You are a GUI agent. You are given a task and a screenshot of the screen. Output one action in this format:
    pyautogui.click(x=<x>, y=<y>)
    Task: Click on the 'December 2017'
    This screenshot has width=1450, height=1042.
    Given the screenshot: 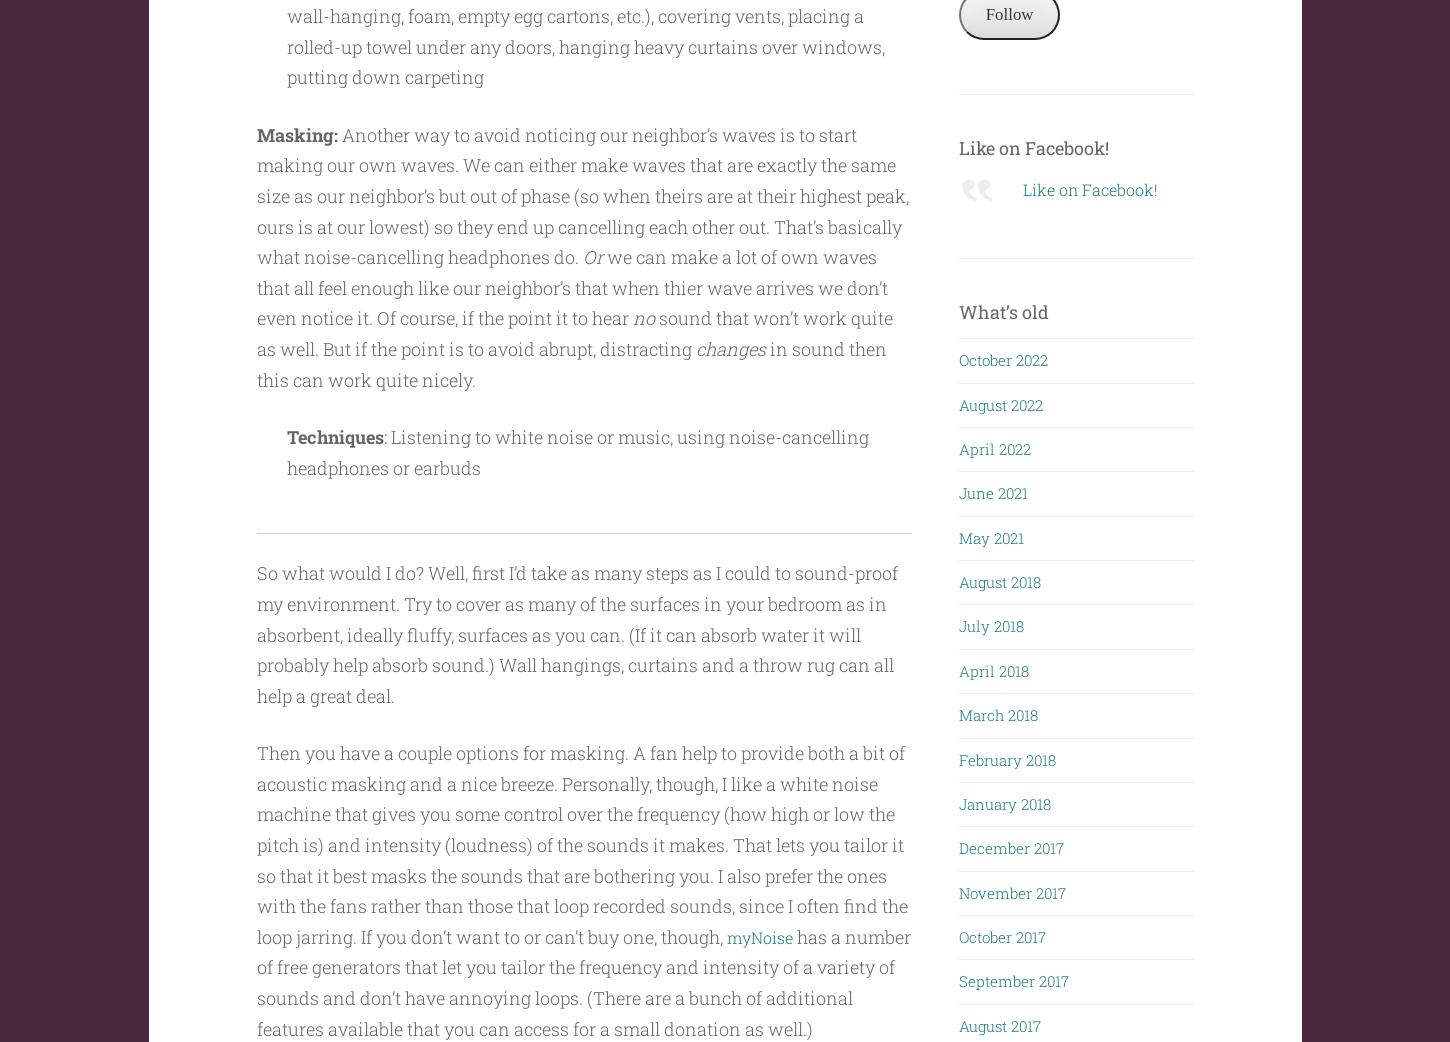 What is the action you would take?
    pyautogui.click(x=1011, y=844)
    